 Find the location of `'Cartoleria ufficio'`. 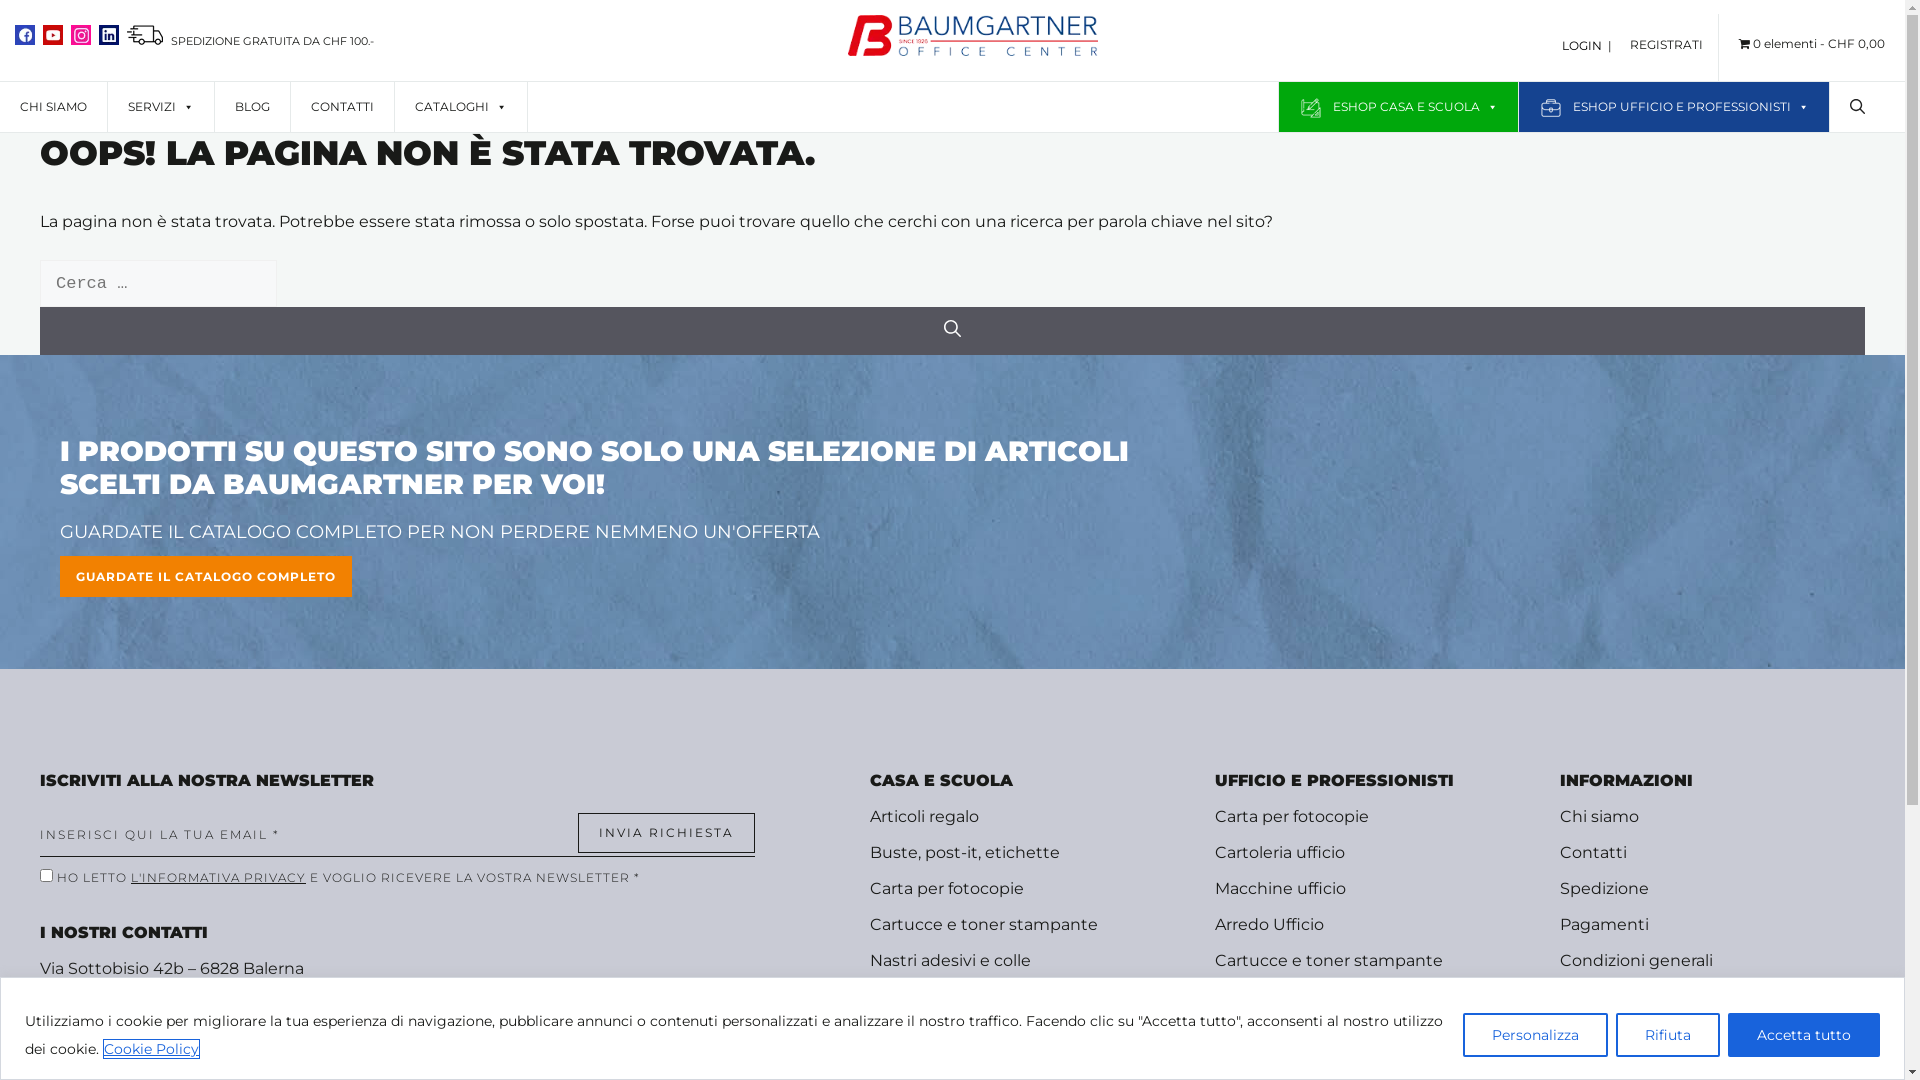

'Cartoleria ufficio' is located at coordinates (1280, 852).